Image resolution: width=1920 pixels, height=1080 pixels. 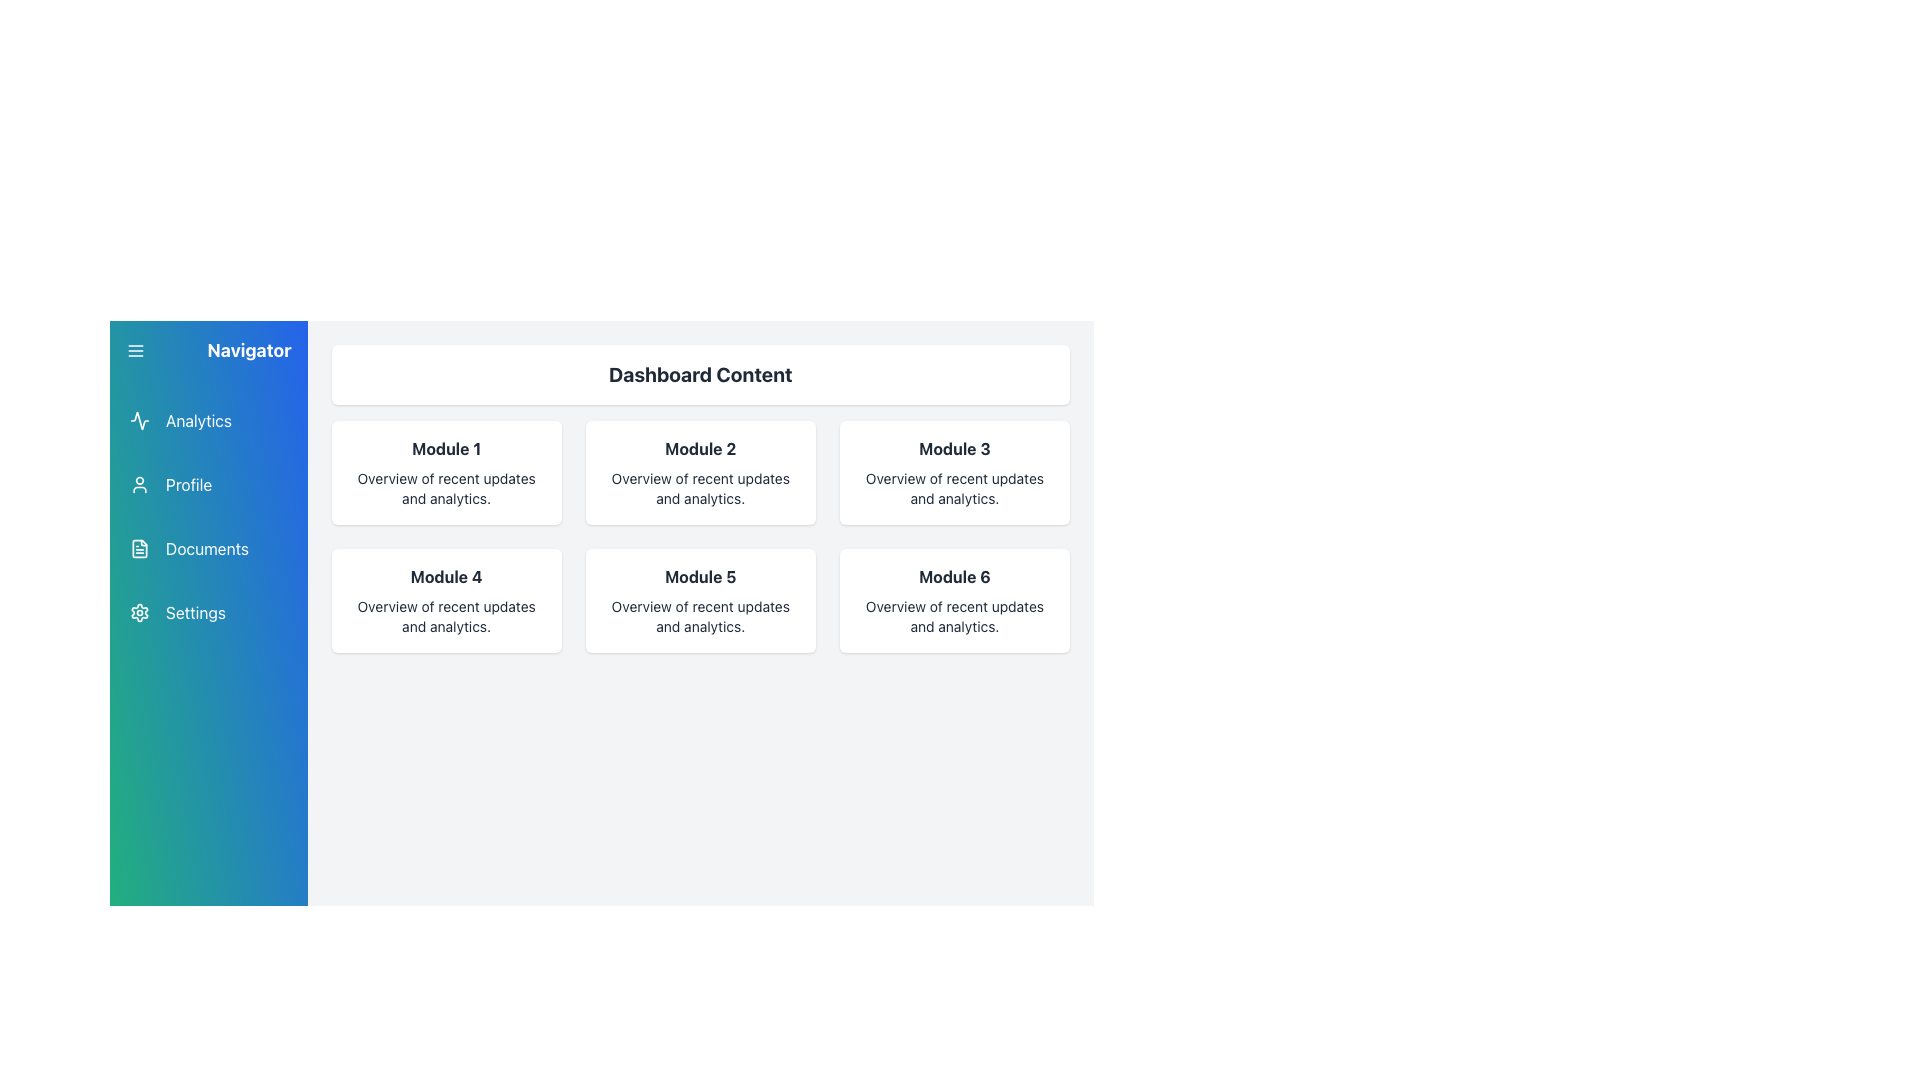 I want to click on the 'Settings' text label in the navigation menu, which indicates its role and is positioned to the right of a gear icon, so click(x=196, y=612).